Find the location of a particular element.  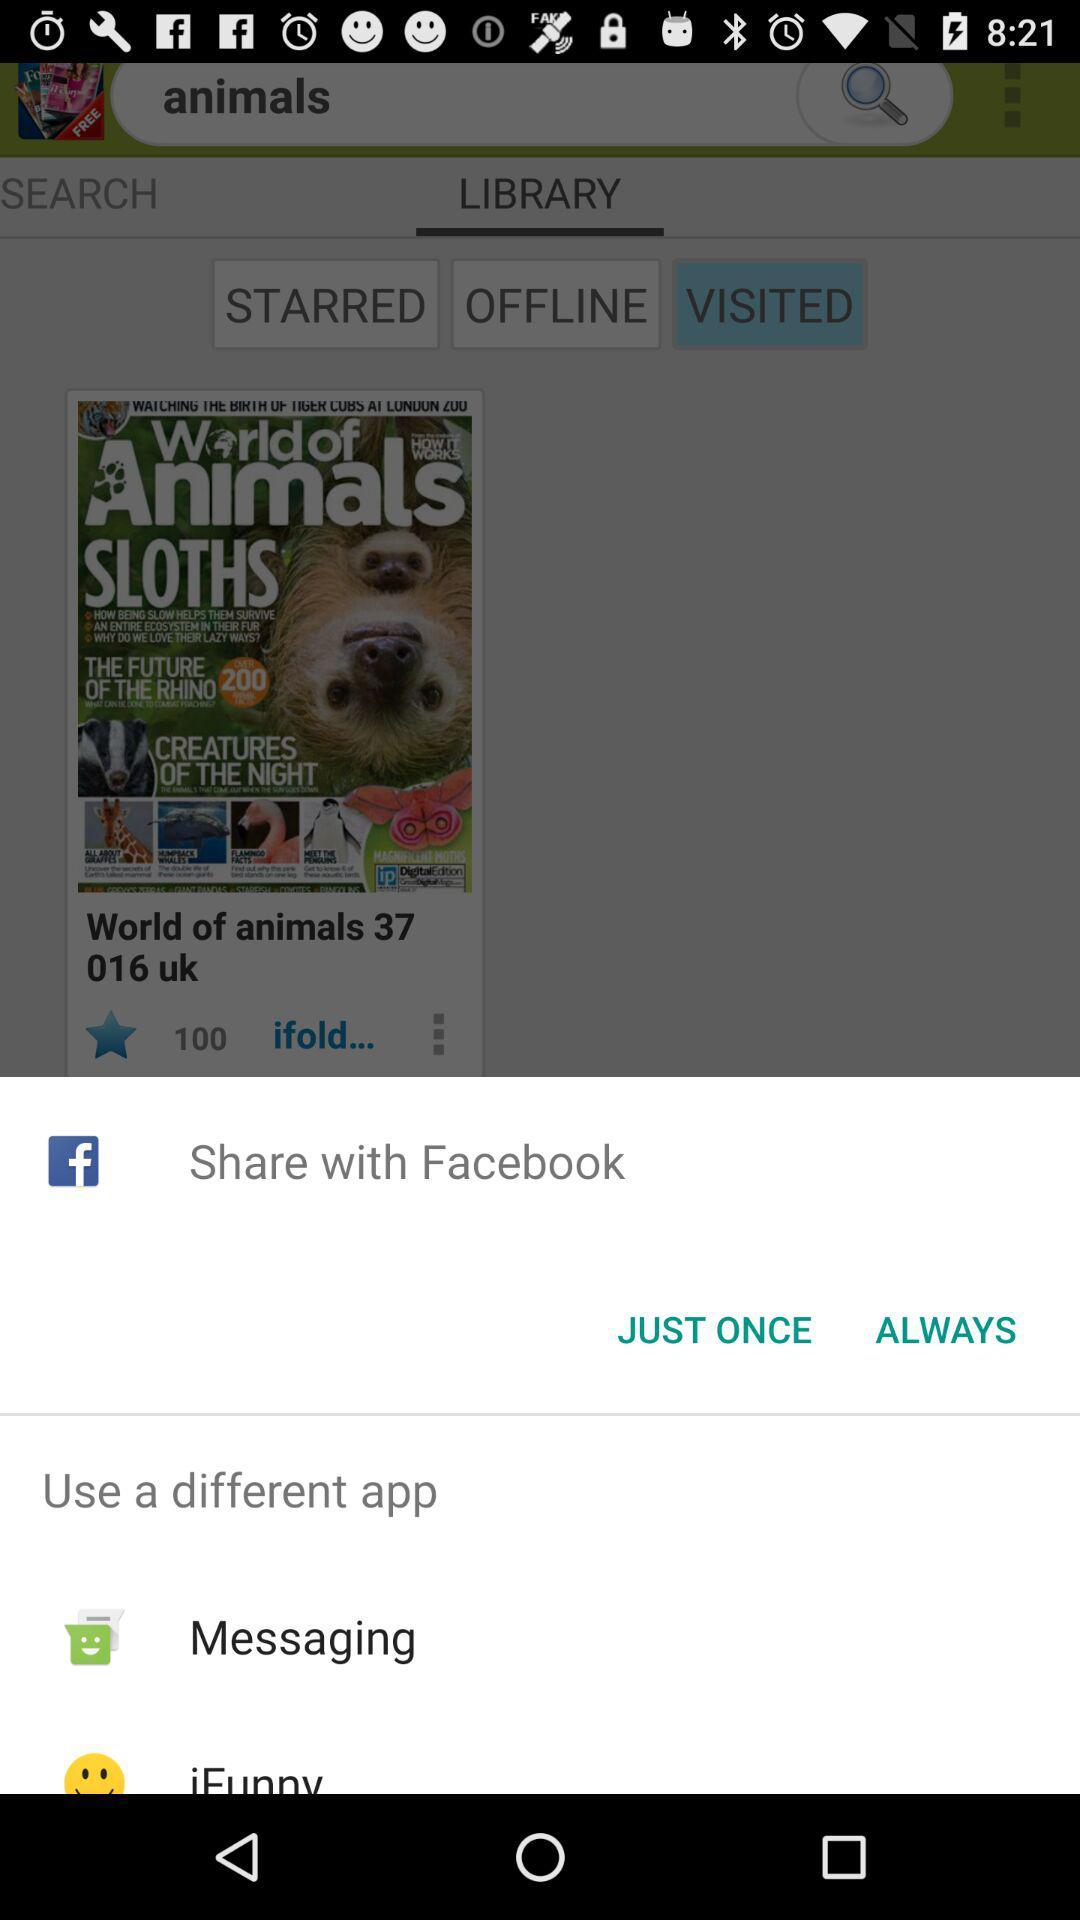

item above ifunny app is located at coordinates (303, 1636).